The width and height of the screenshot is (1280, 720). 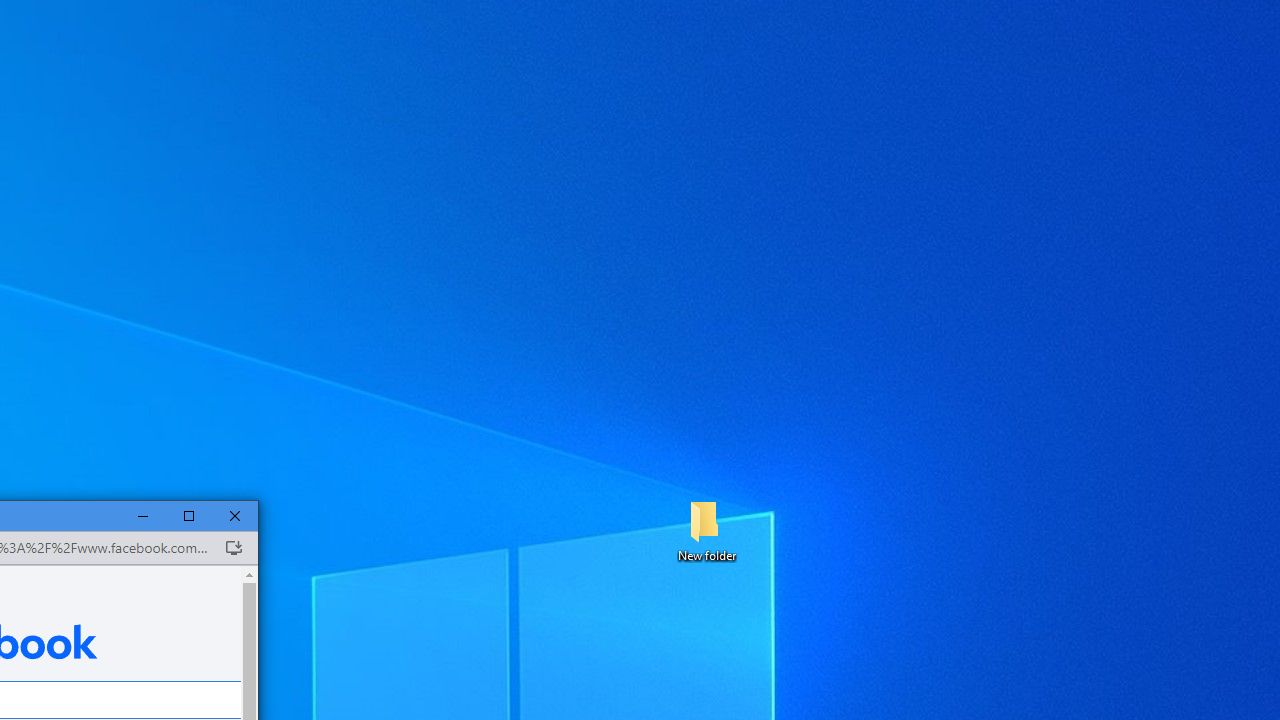 I want to click on 'Maximize', so click(x=189, y=515).